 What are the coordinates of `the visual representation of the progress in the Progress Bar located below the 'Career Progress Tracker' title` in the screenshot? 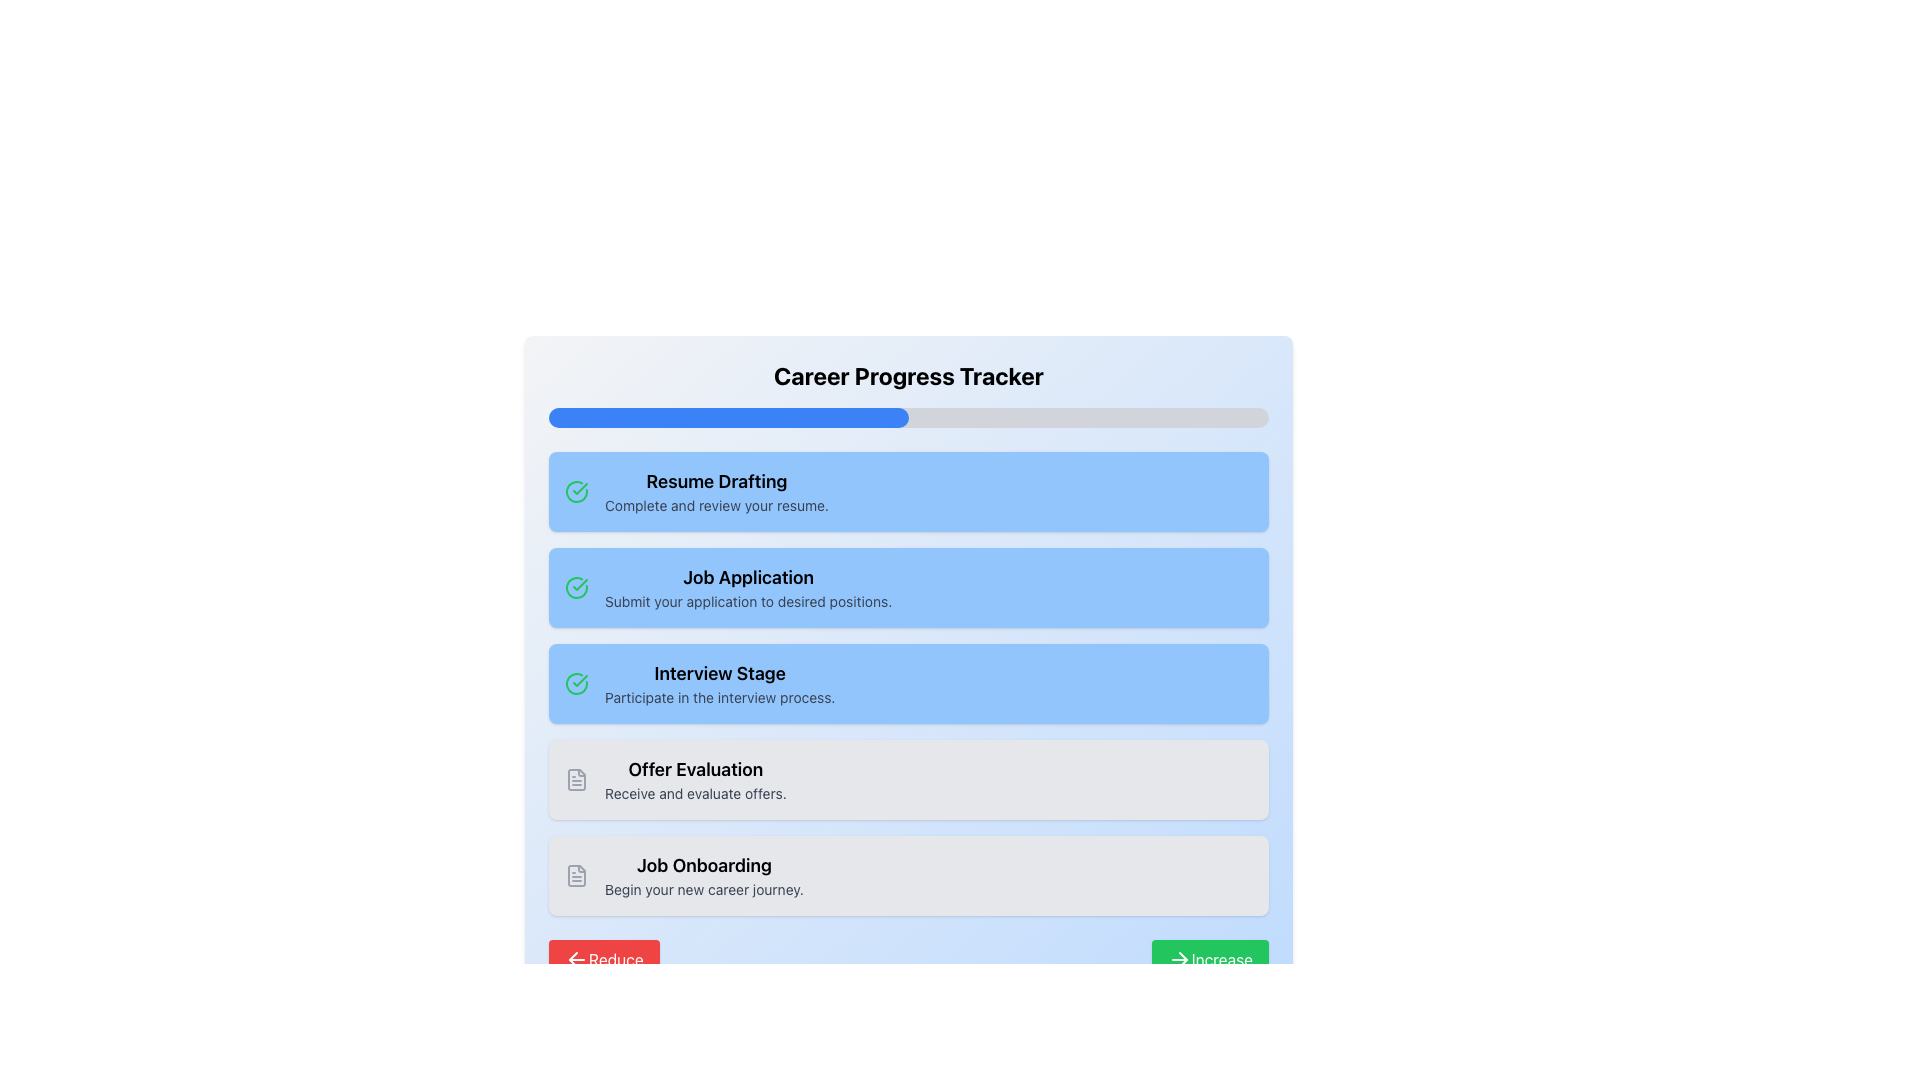 It's located at (907, 416).